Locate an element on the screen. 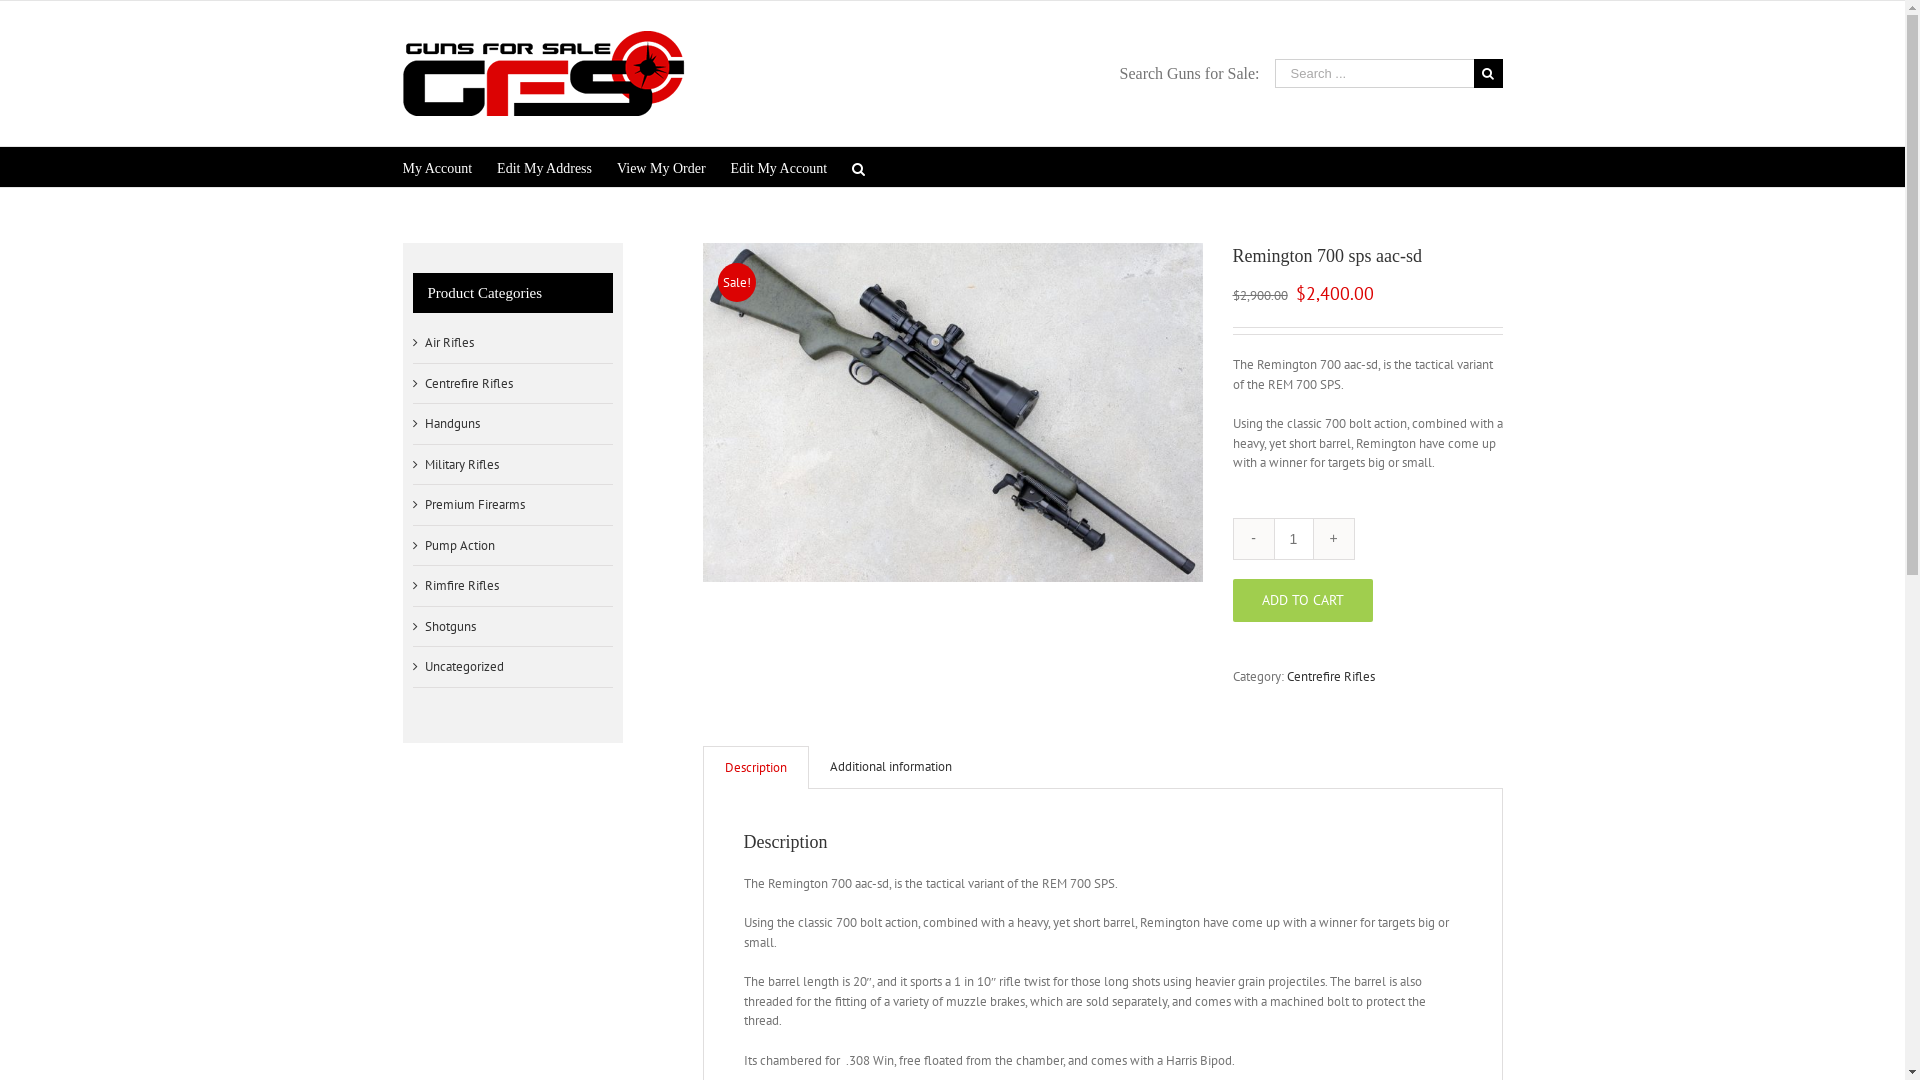 The width and height of the screenshot is (1920, 1080). 'ADD TO CART' is located at coordinates (1301, 598).